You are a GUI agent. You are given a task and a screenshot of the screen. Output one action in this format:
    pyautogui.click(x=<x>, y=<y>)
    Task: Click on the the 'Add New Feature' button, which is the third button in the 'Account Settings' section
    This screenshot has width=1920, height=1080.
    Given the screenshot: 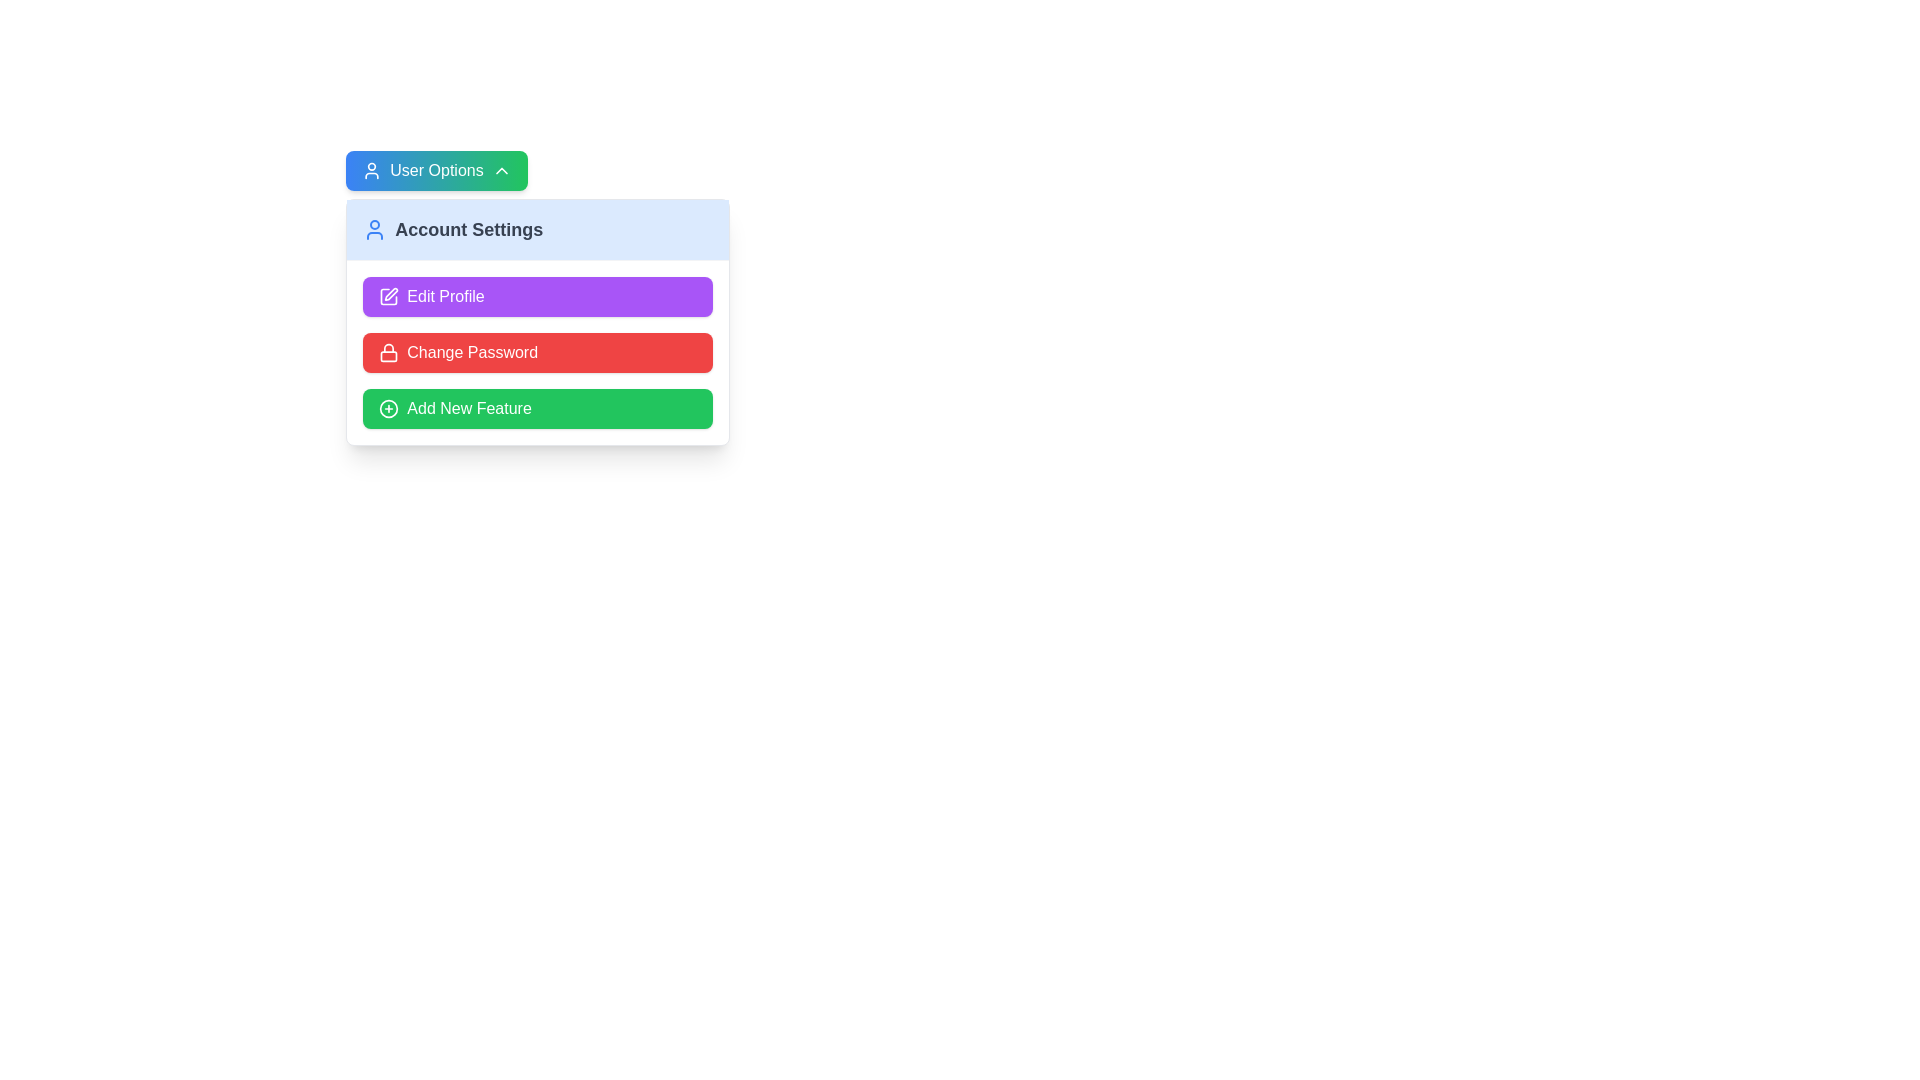 What is the action you would take?
    pyautogui.click(x=538, y=407)
    